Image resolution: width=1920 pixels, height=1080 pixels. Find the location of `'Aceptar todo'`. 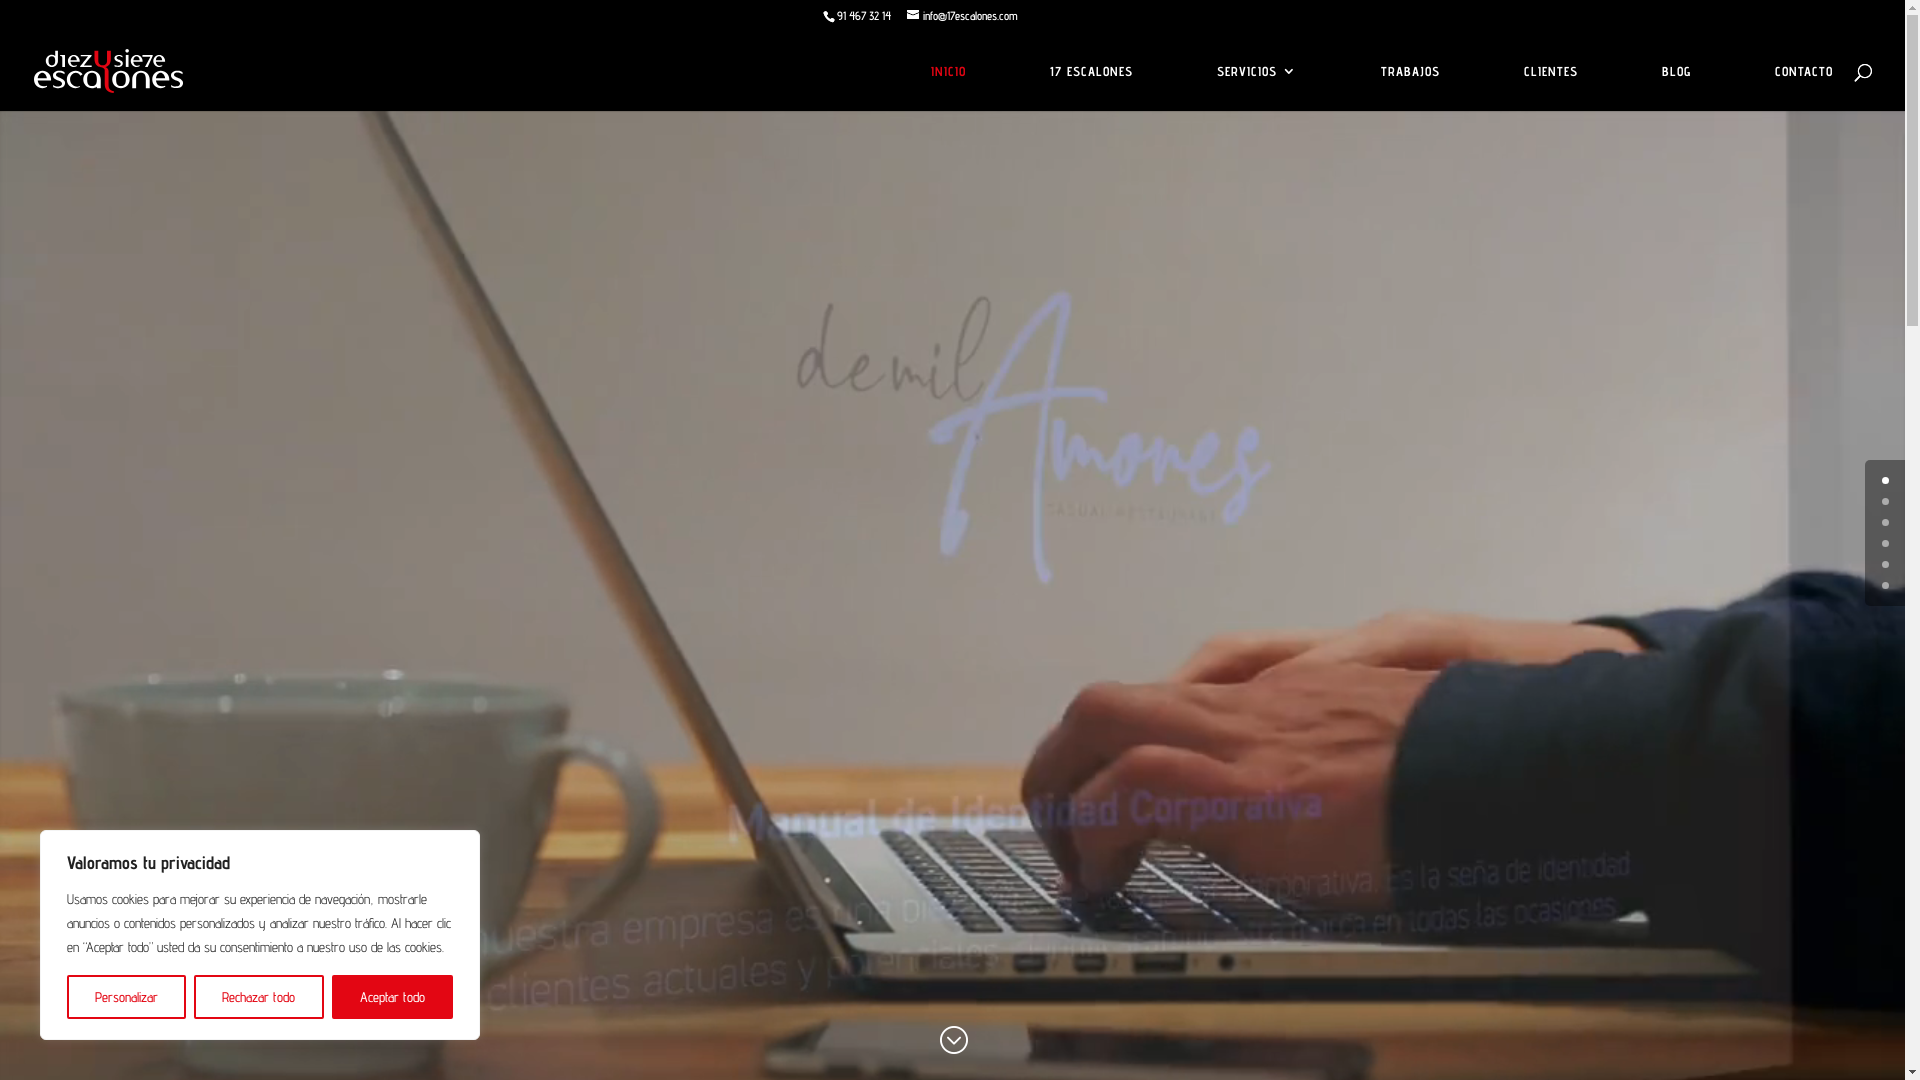

'Aceptar todo' is located at coordinates (392, 996).